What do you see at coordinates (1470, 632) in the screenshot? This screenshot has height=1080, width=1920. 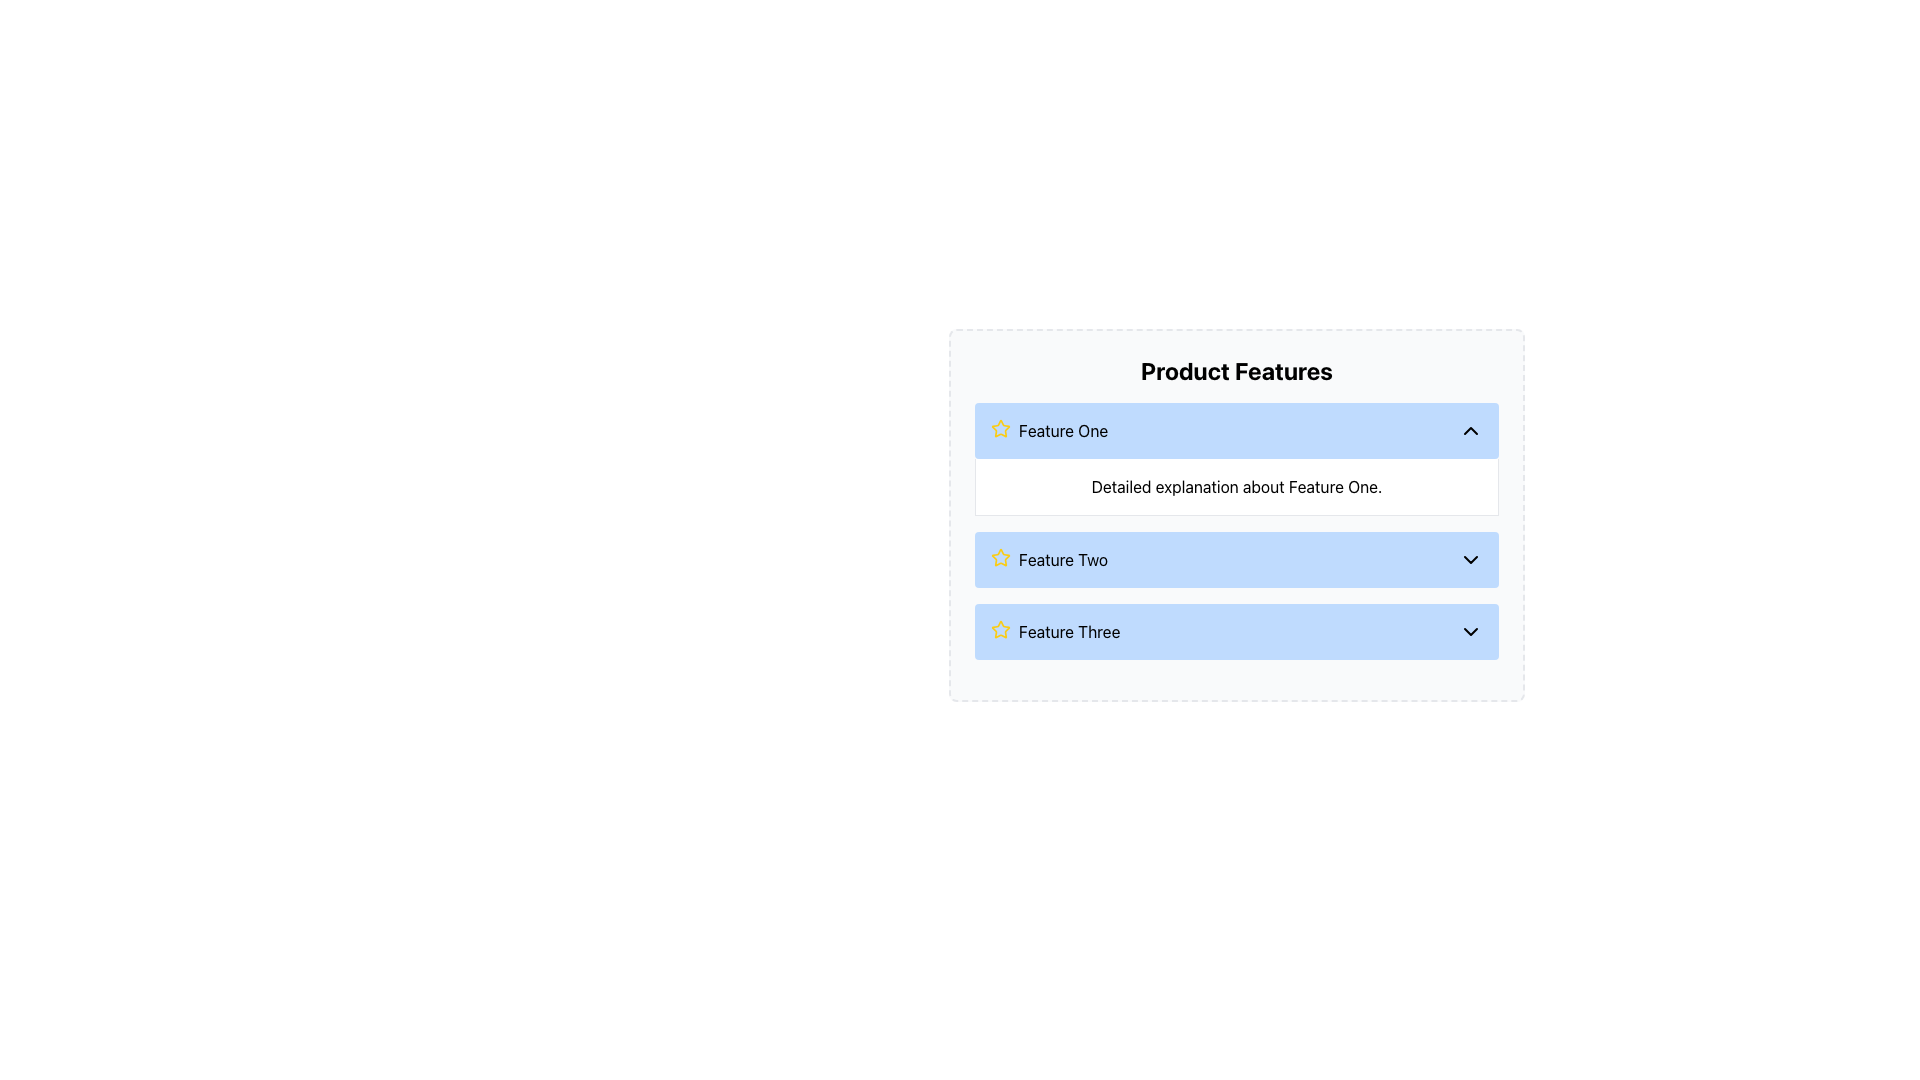 I see `the downward-pointing chevron icon with a thin black outline located at the far right edge of the 'Feature Three' section` at bounding box center [1470, 632].